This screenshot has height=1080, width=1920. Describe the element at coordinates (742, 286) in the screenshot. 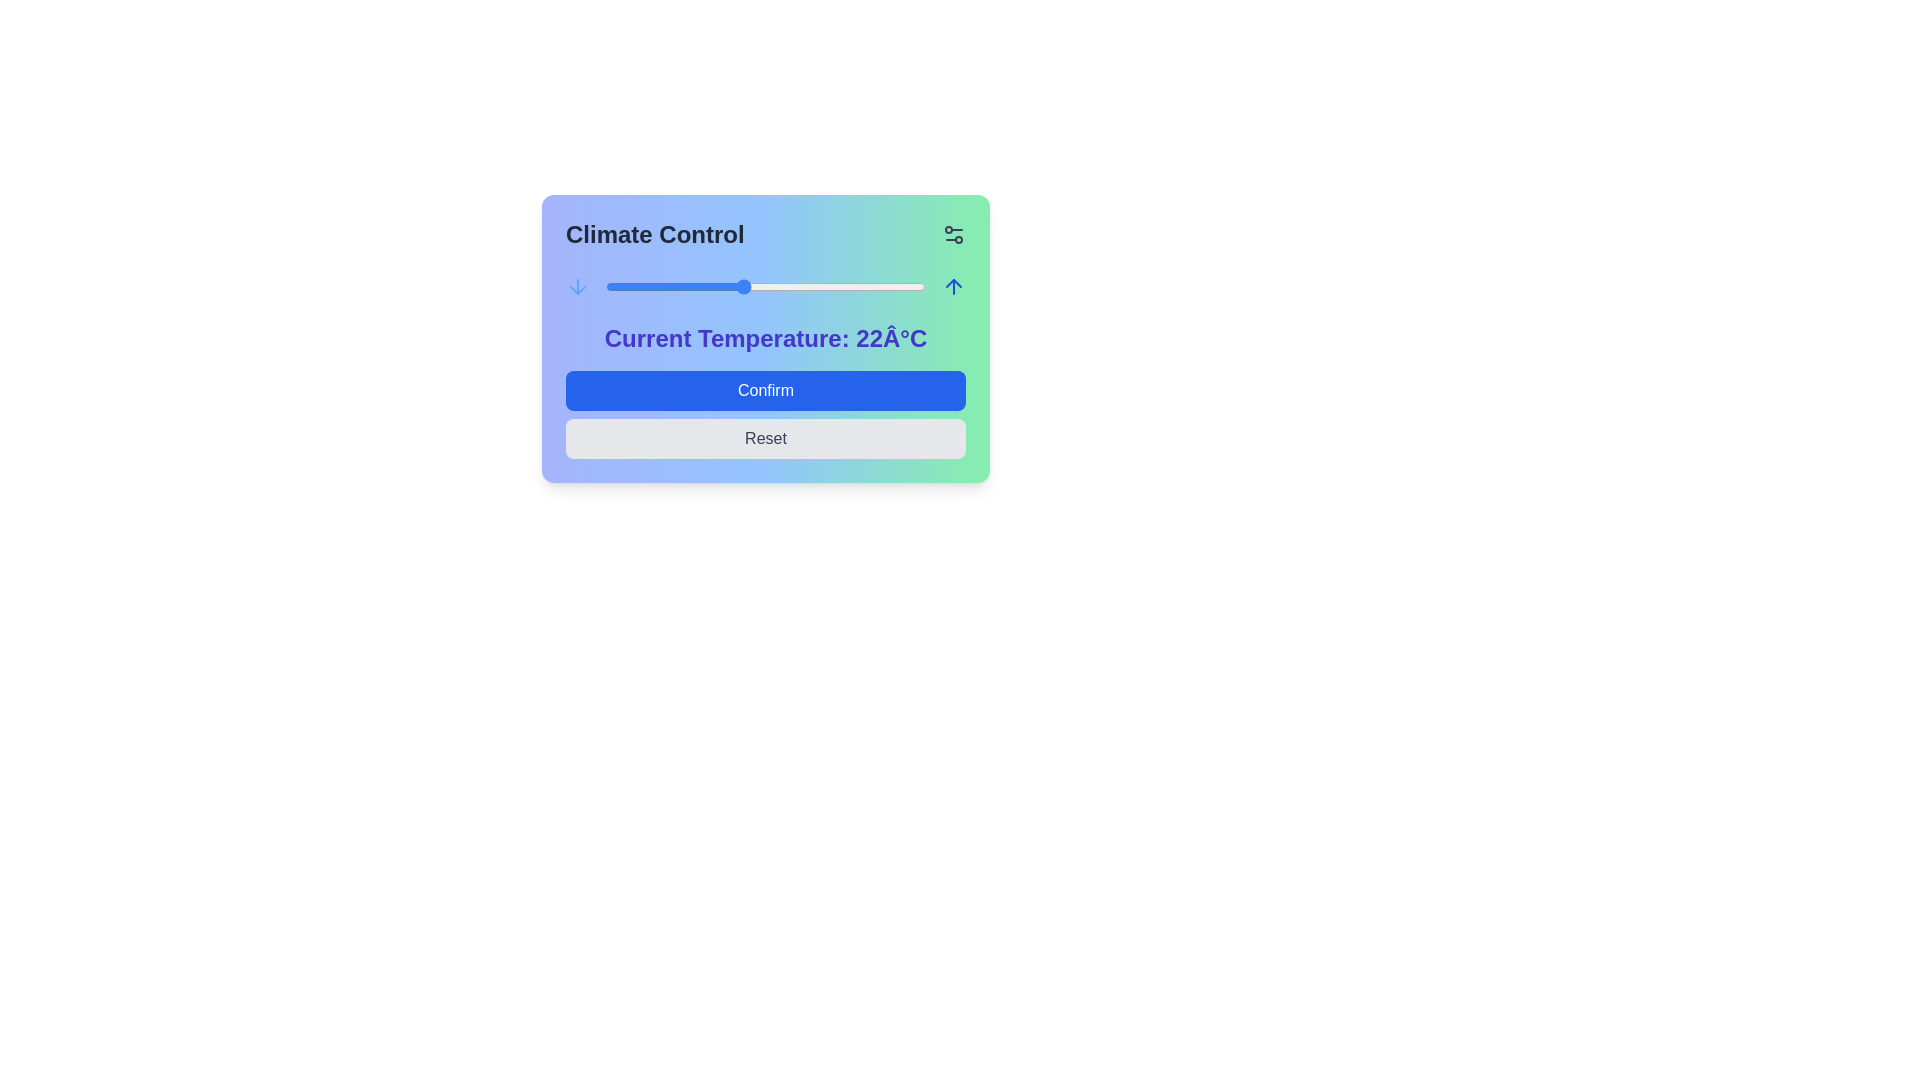

I see `the temperature slider to set the temperature to 22°C` at that location.